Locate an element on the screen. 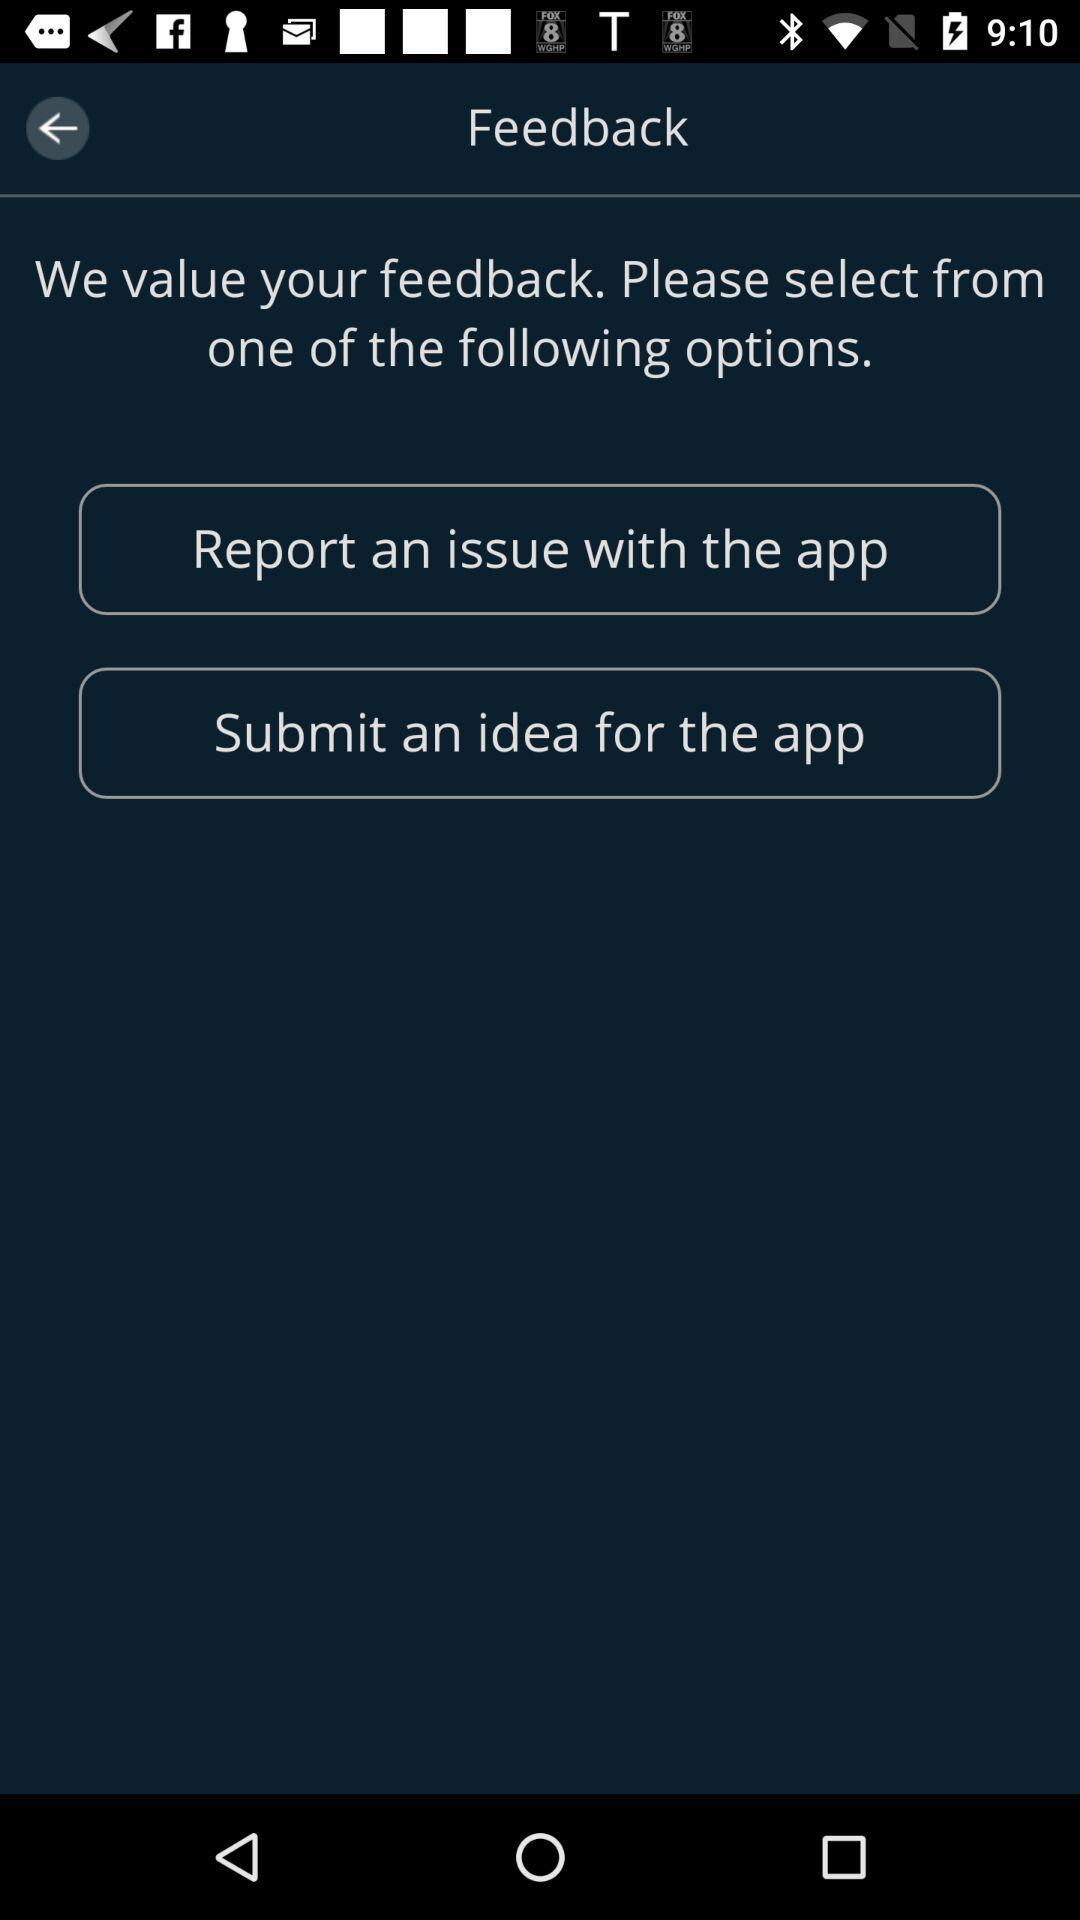  the arrow_backward icon is located at coordinates (56, 127).